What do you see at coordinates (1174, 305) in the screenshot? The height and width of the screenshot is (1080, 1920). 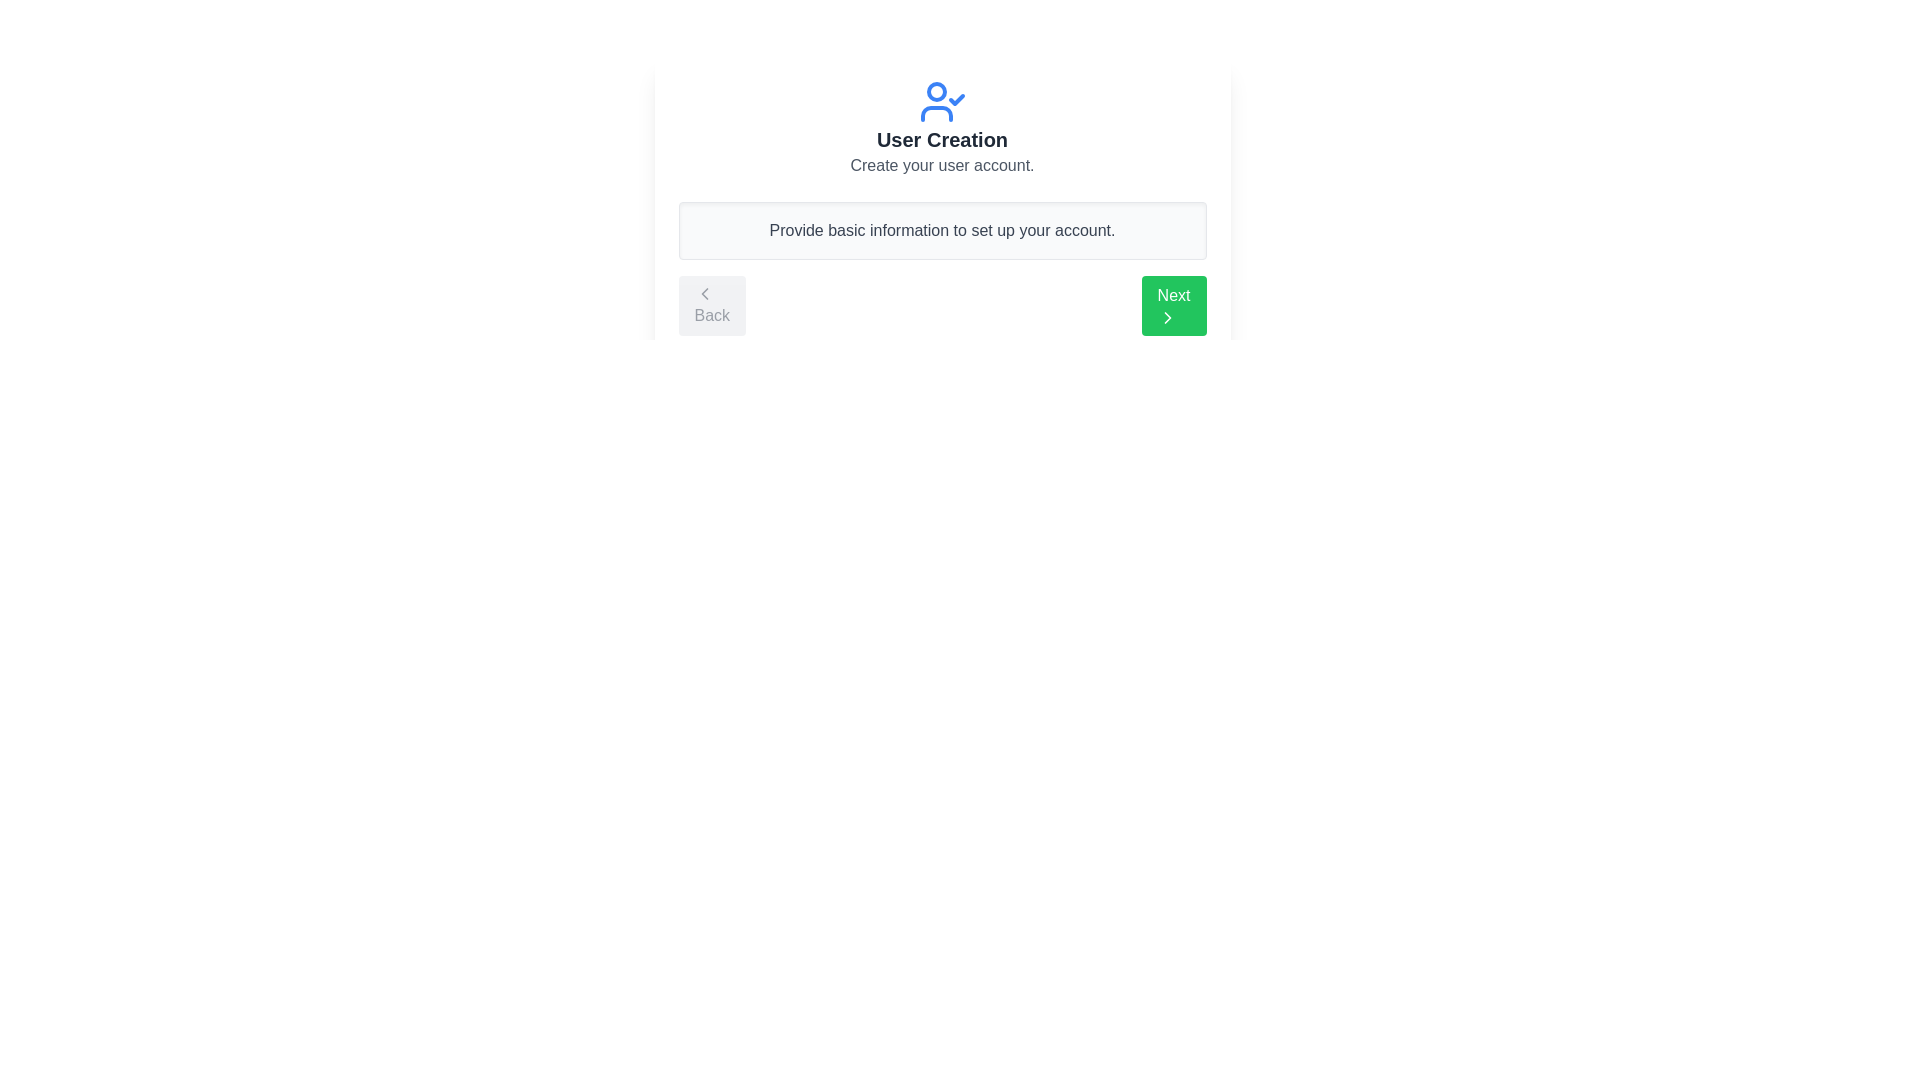 I see `the 'Next' button to navigate to the next step` at bounding box center [1174, 305].